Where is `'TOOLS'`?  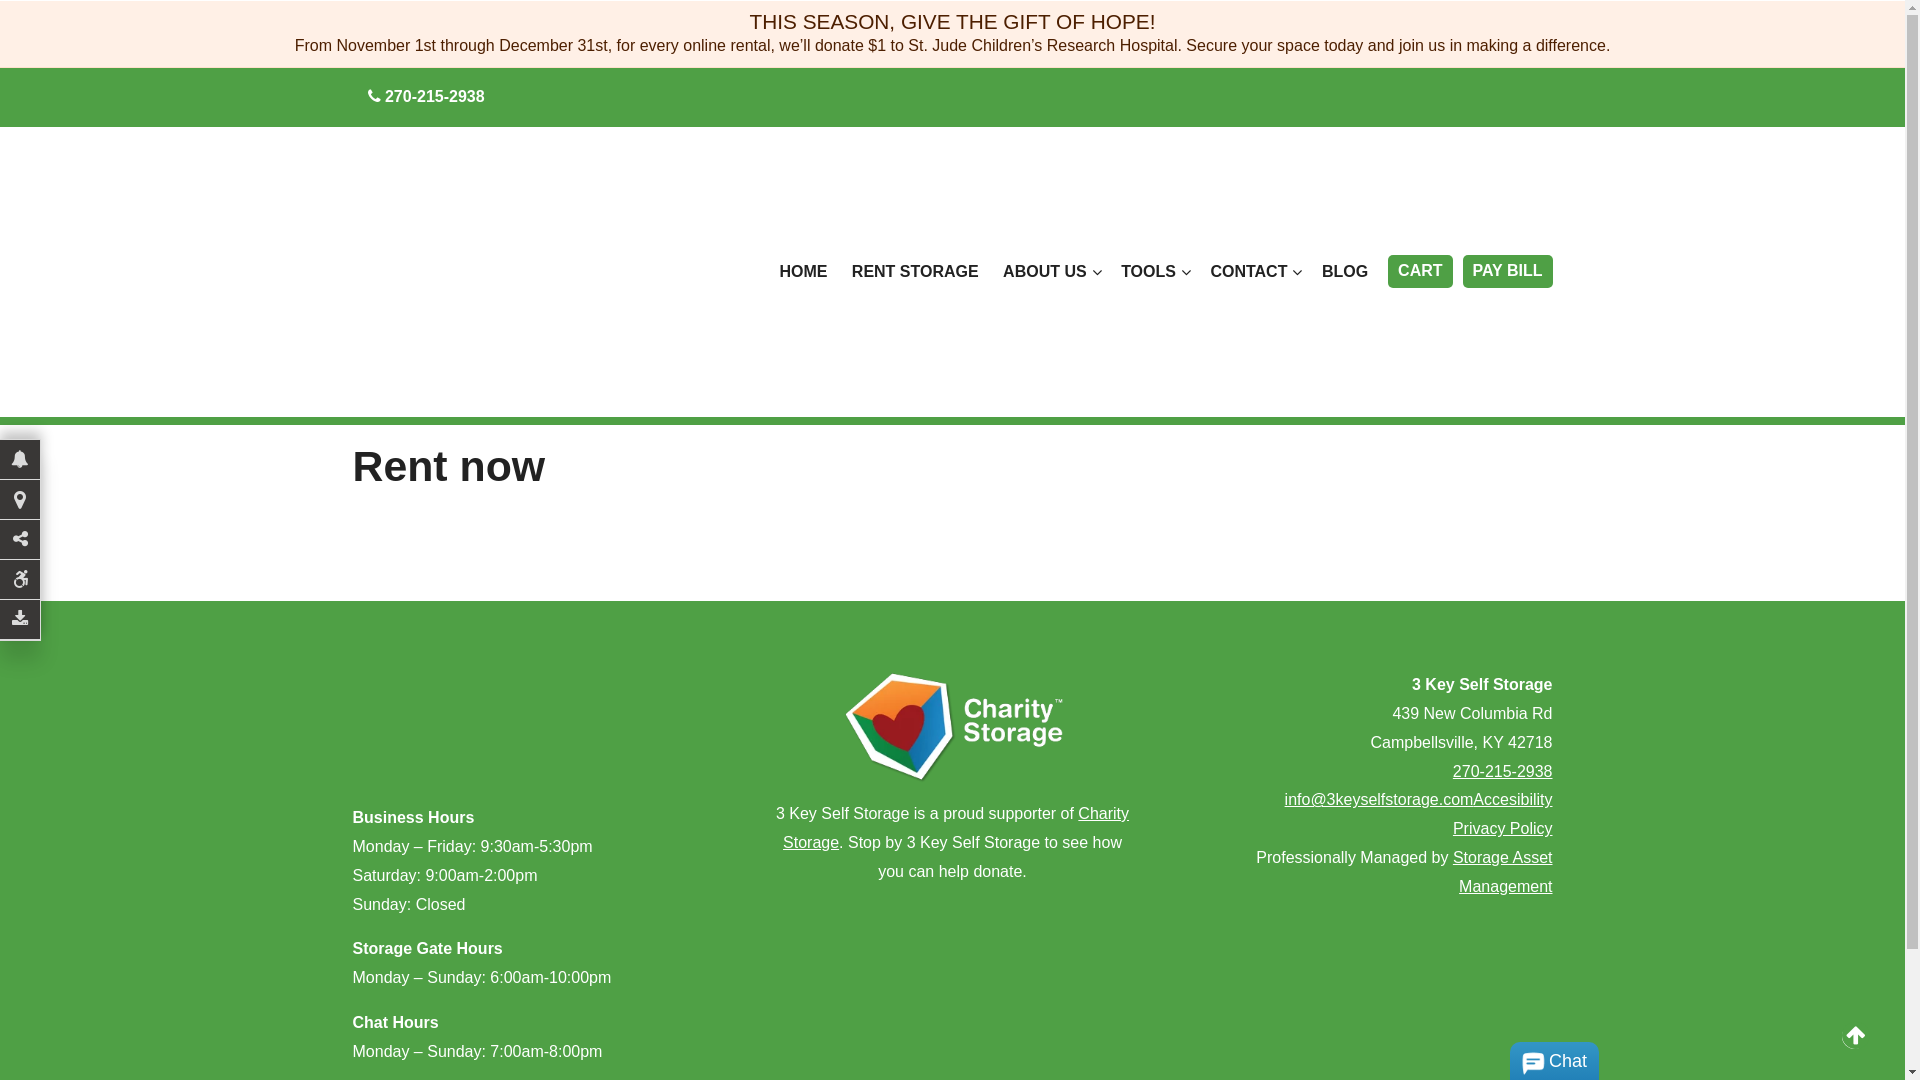 'TOOLS' is located at coordinates (1153, 272).